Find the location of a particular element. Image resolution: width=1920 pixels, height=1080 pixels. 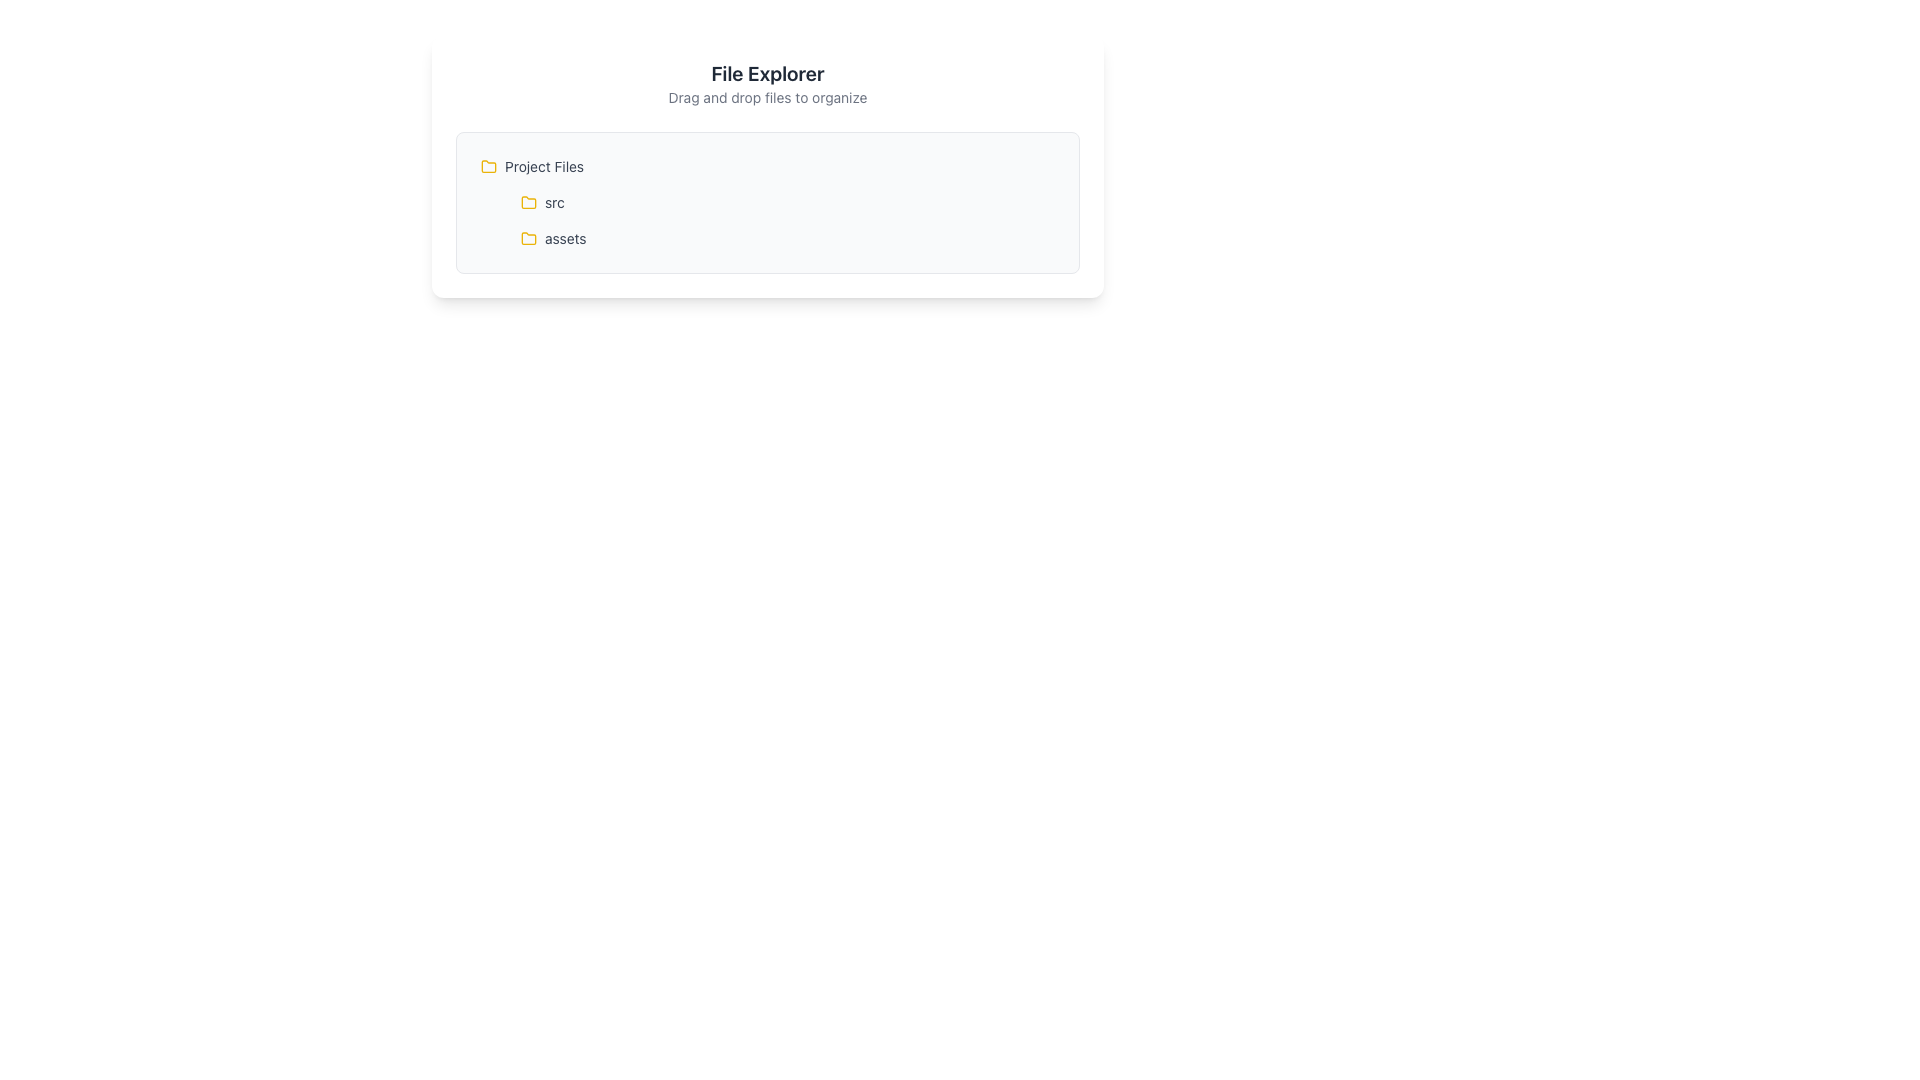

the 'plus' icon button located in the top-right corner of the 'File Explorer' card is located at coordinates (1022, 165).